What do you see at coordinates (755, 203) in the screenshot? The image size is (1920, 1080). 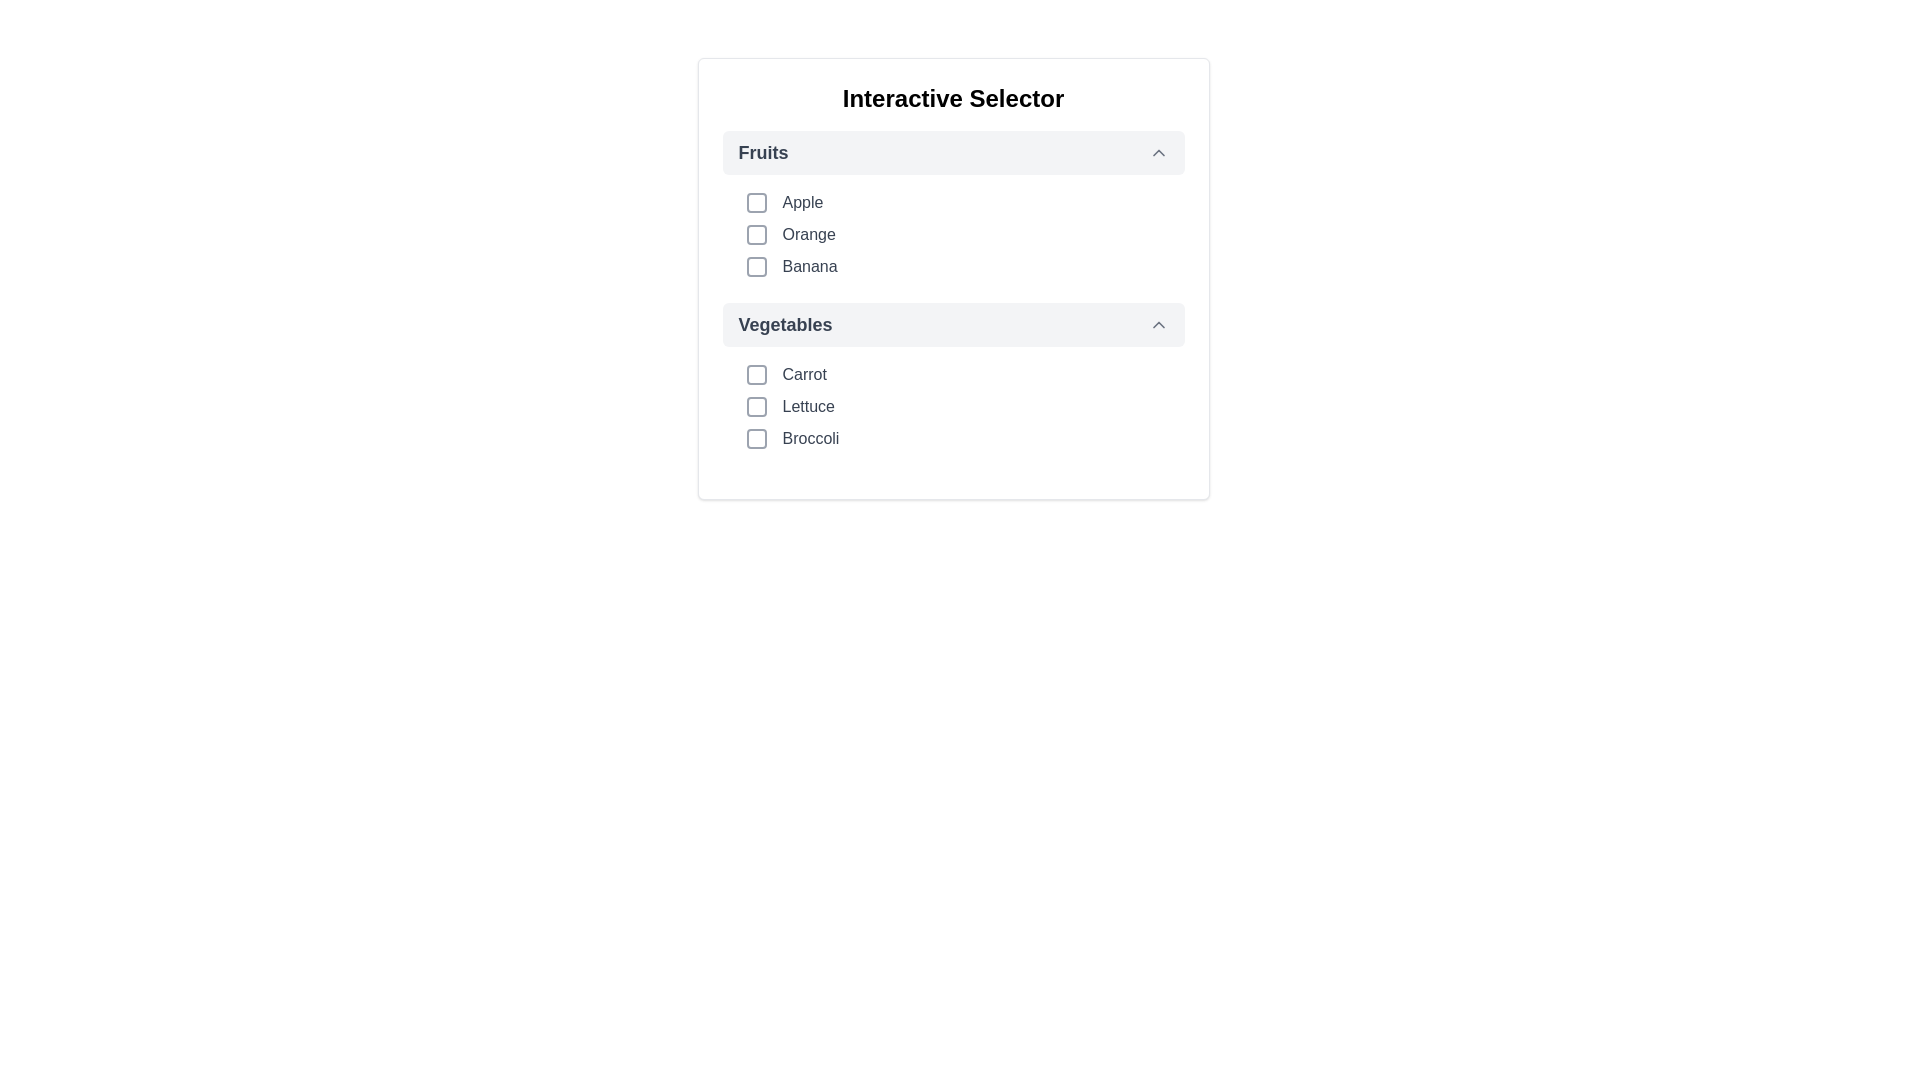 I see `the checkbox located to the left of the 'Apple' label in the 'Fruits' section` at bounding box center [755, 203].